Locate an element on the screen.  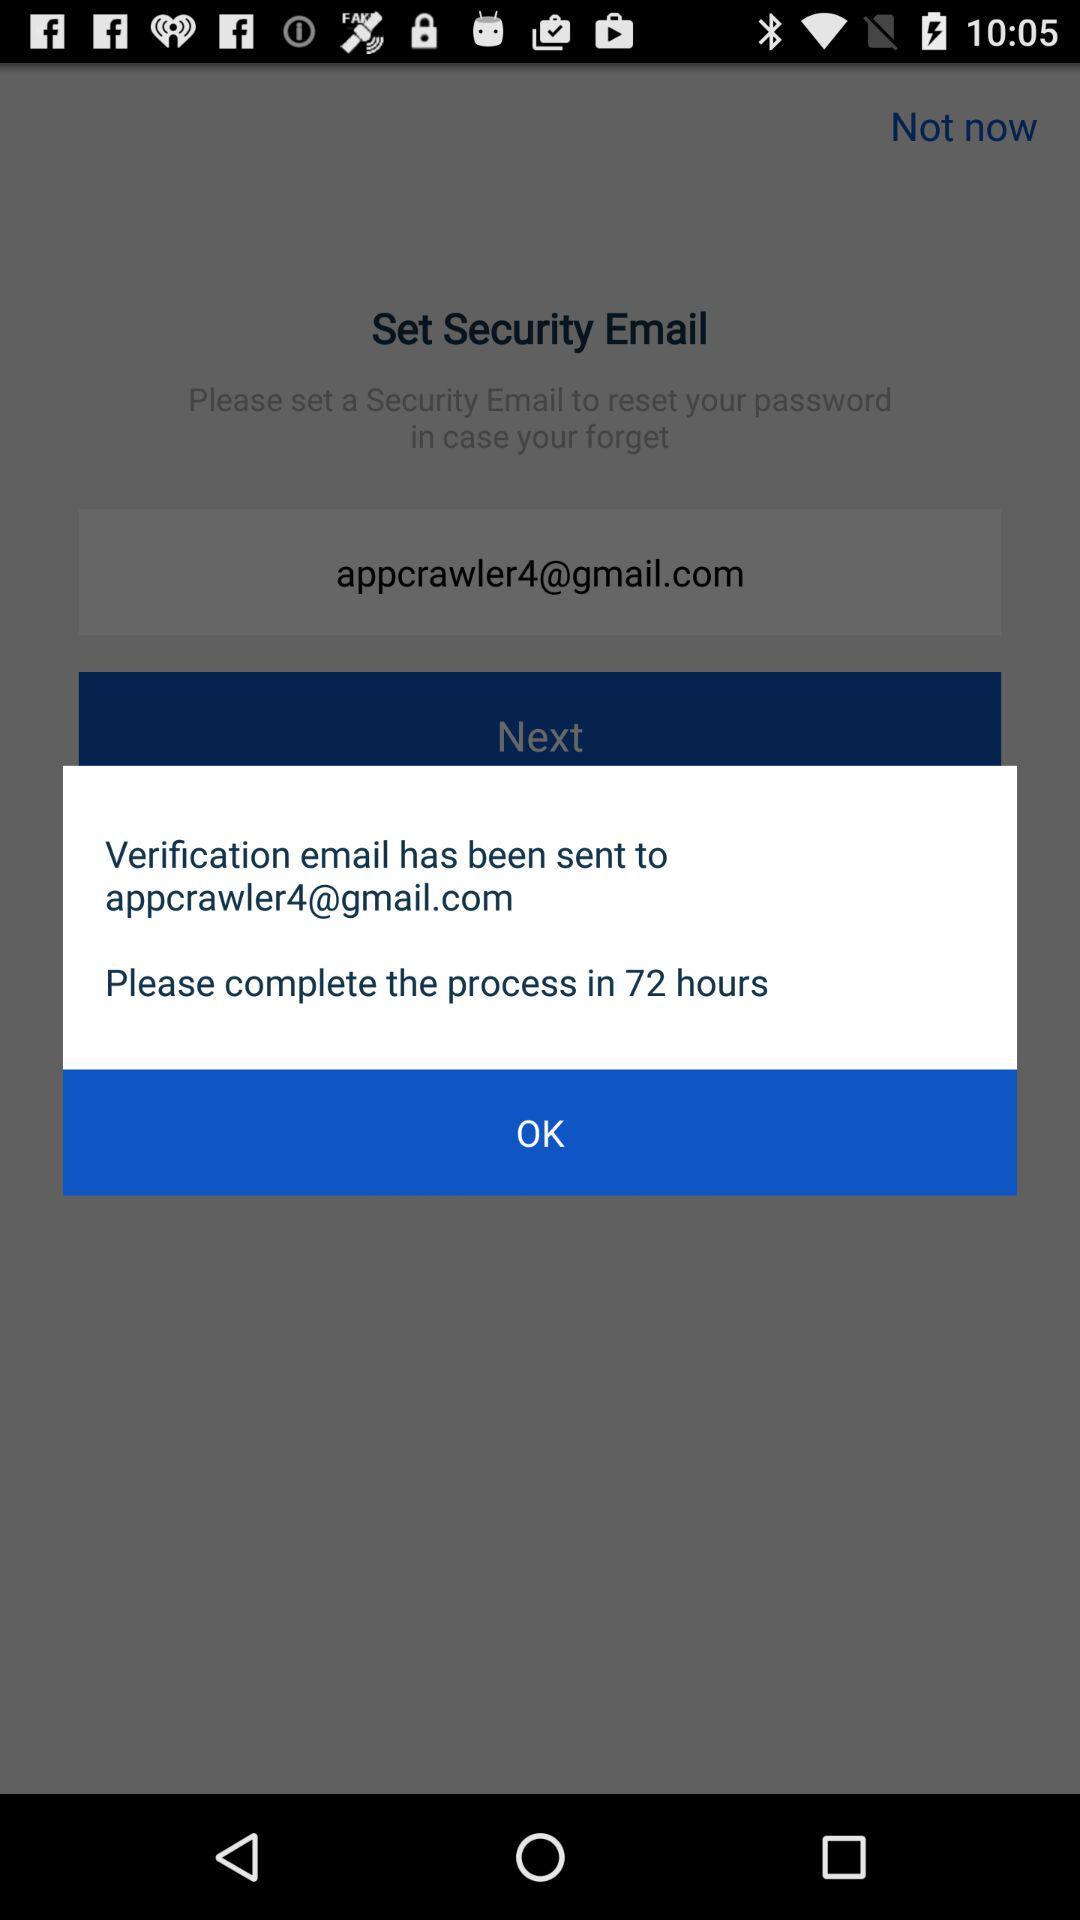
the app below the verification email has is located at coordinates (540, 1132).